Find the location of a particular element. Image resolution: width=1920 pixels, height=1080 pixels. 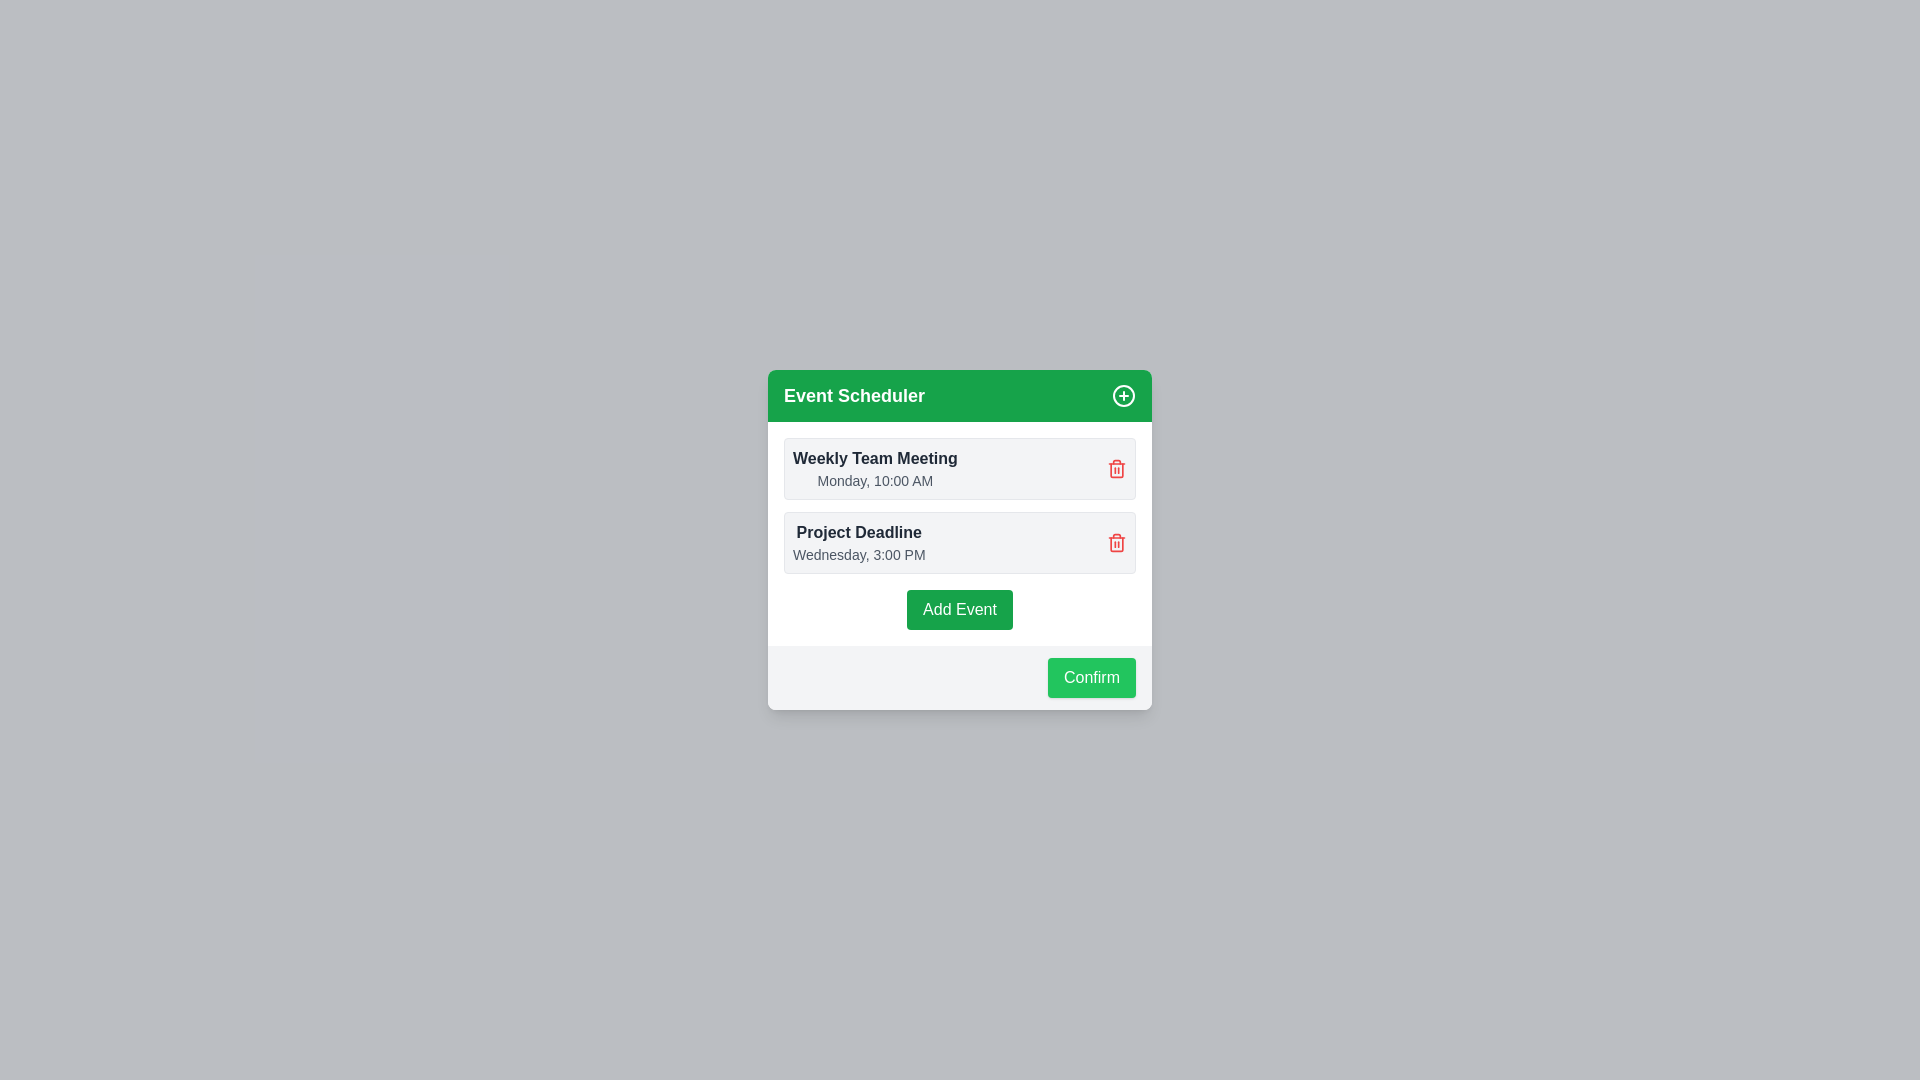

the close button located at the top-right corner of the dialog is located at coordinates (1123, 396).